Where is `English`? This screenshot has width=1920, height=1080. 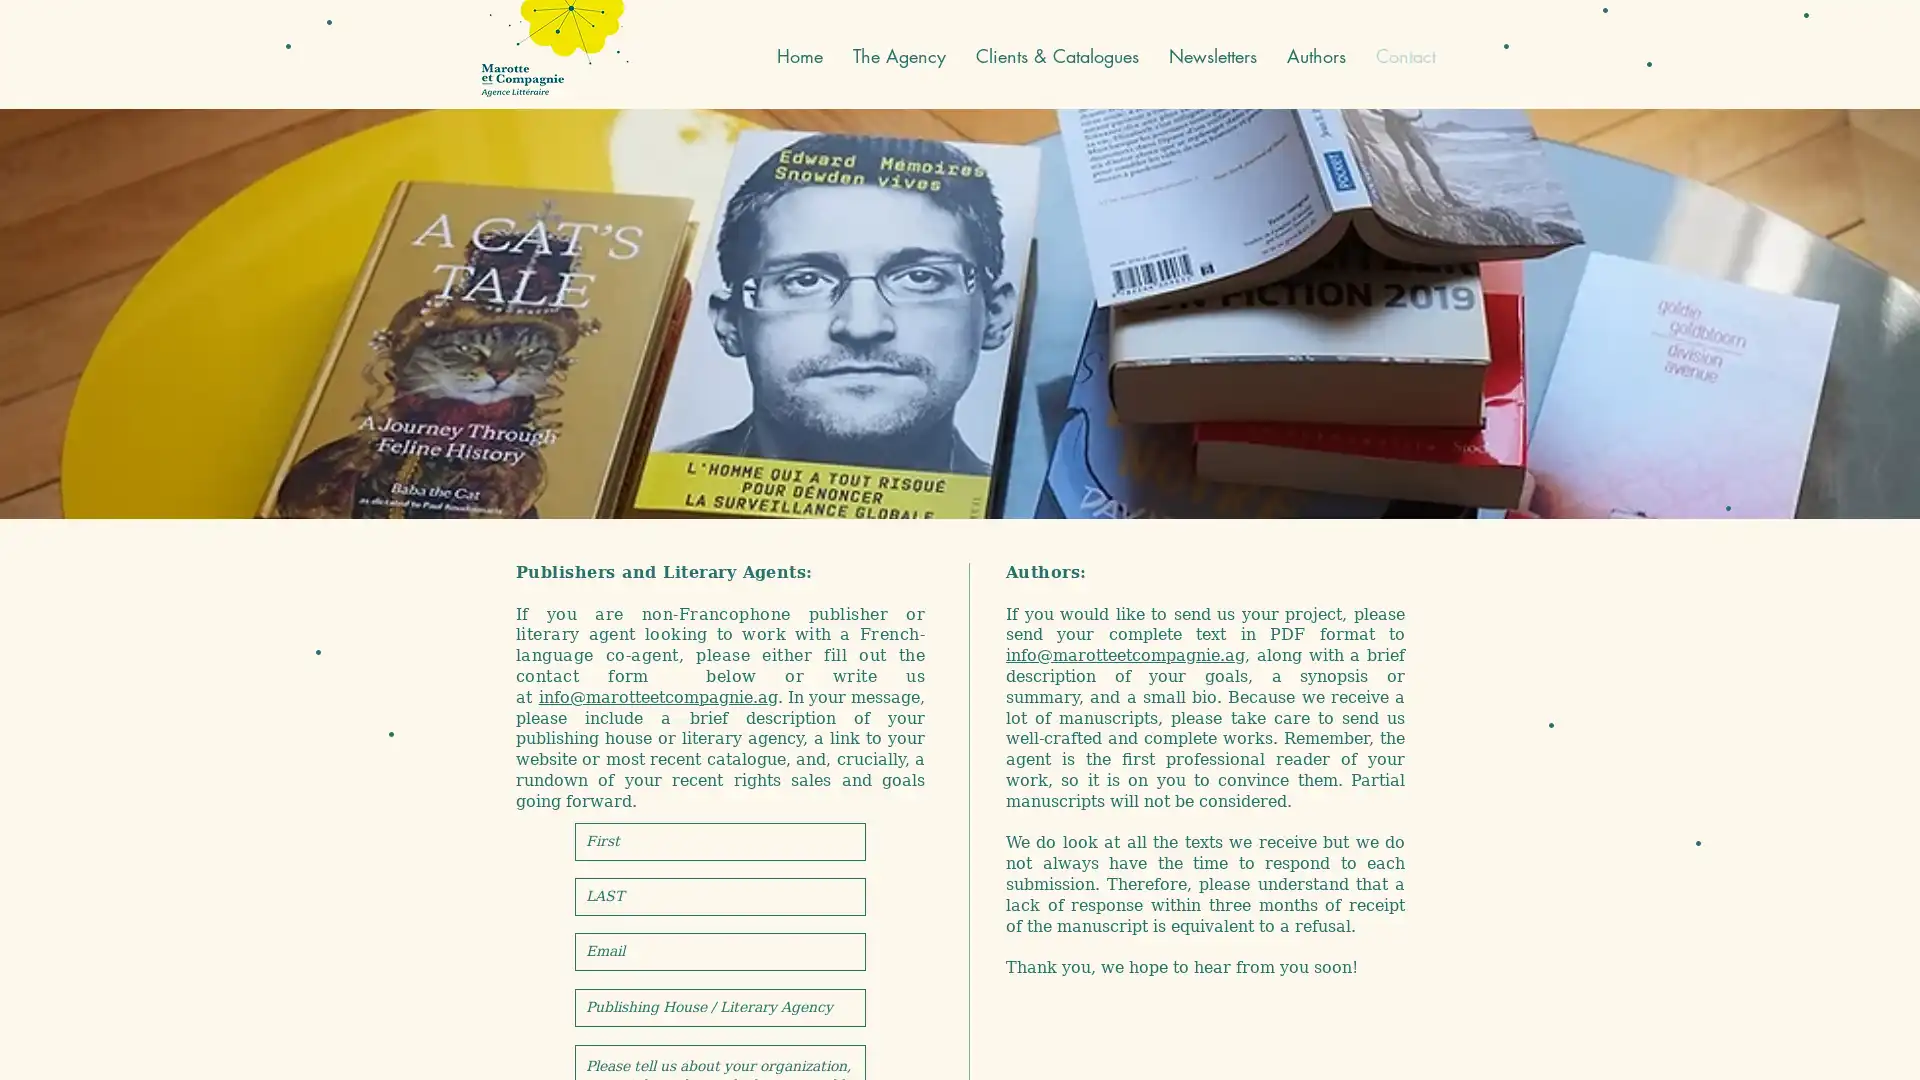
English is located at coordinates (713, 55).